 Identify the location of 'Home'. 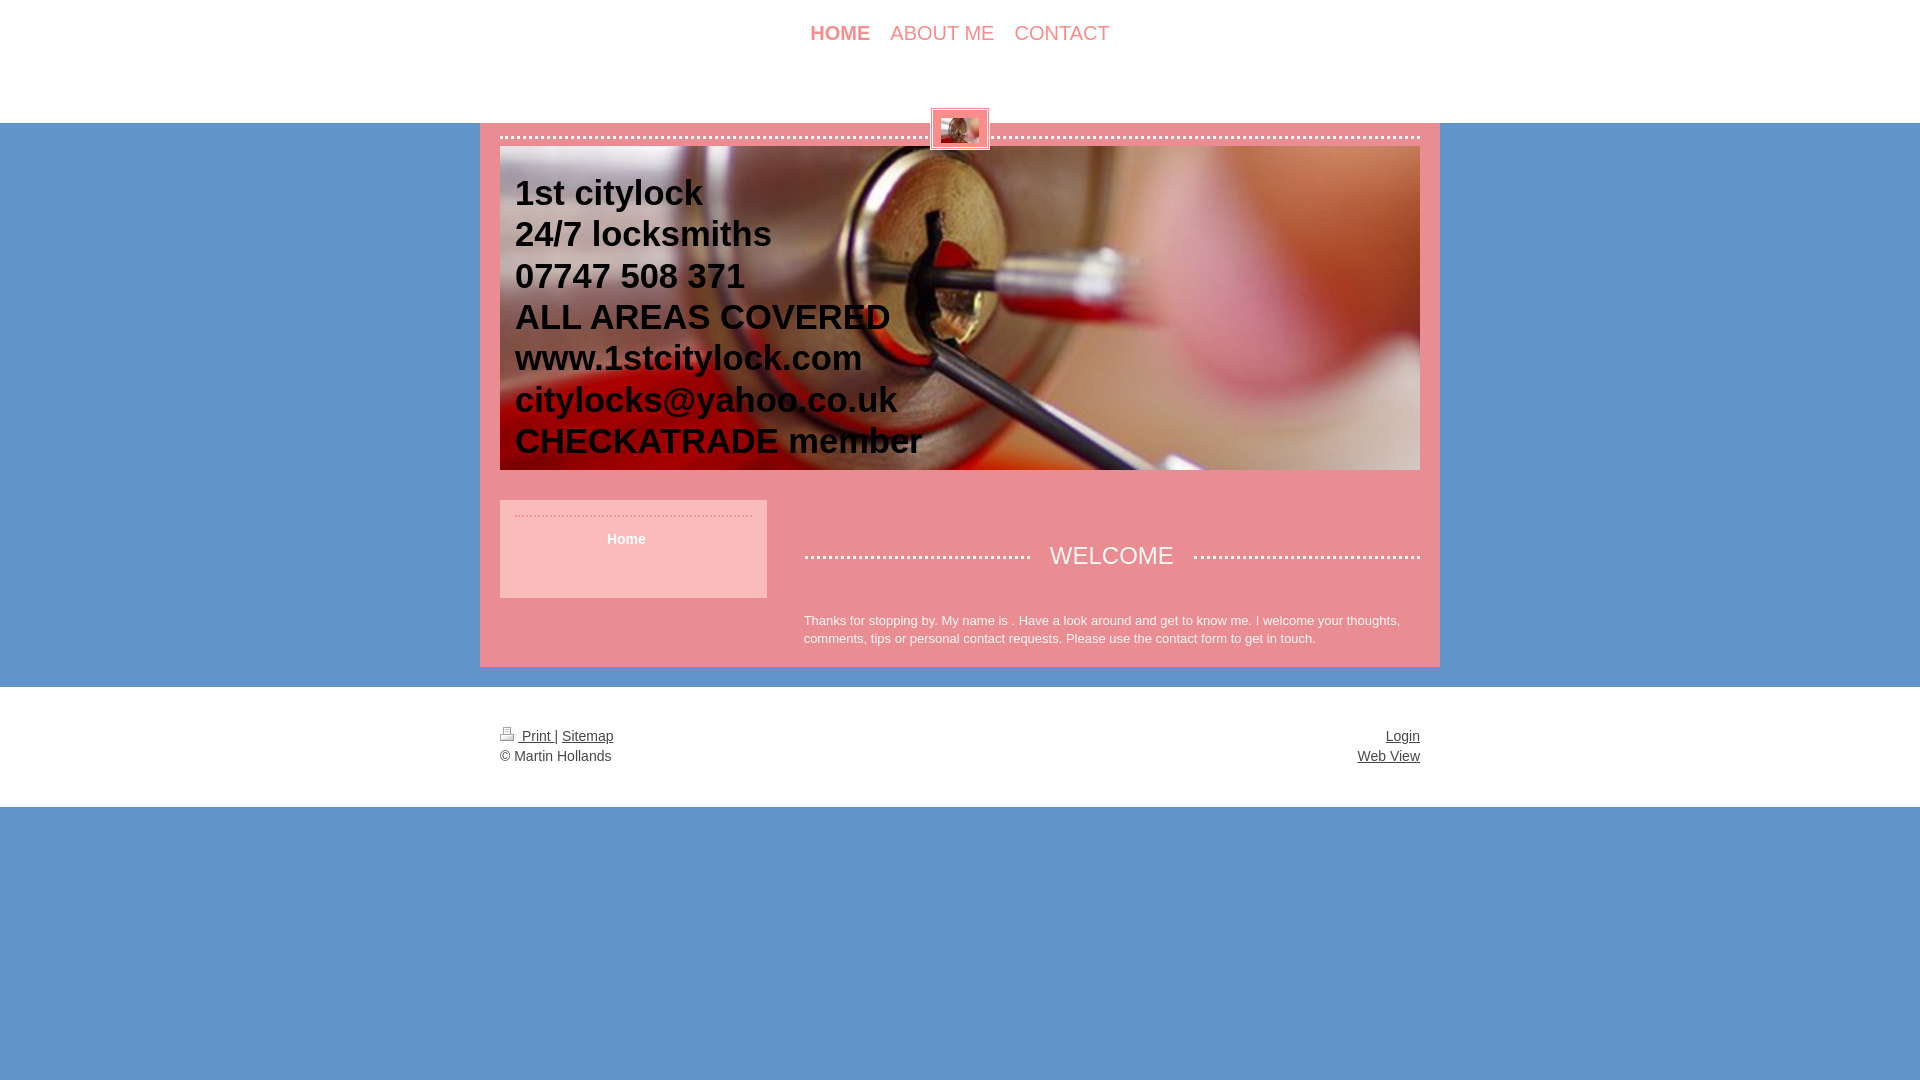
(632, 537).